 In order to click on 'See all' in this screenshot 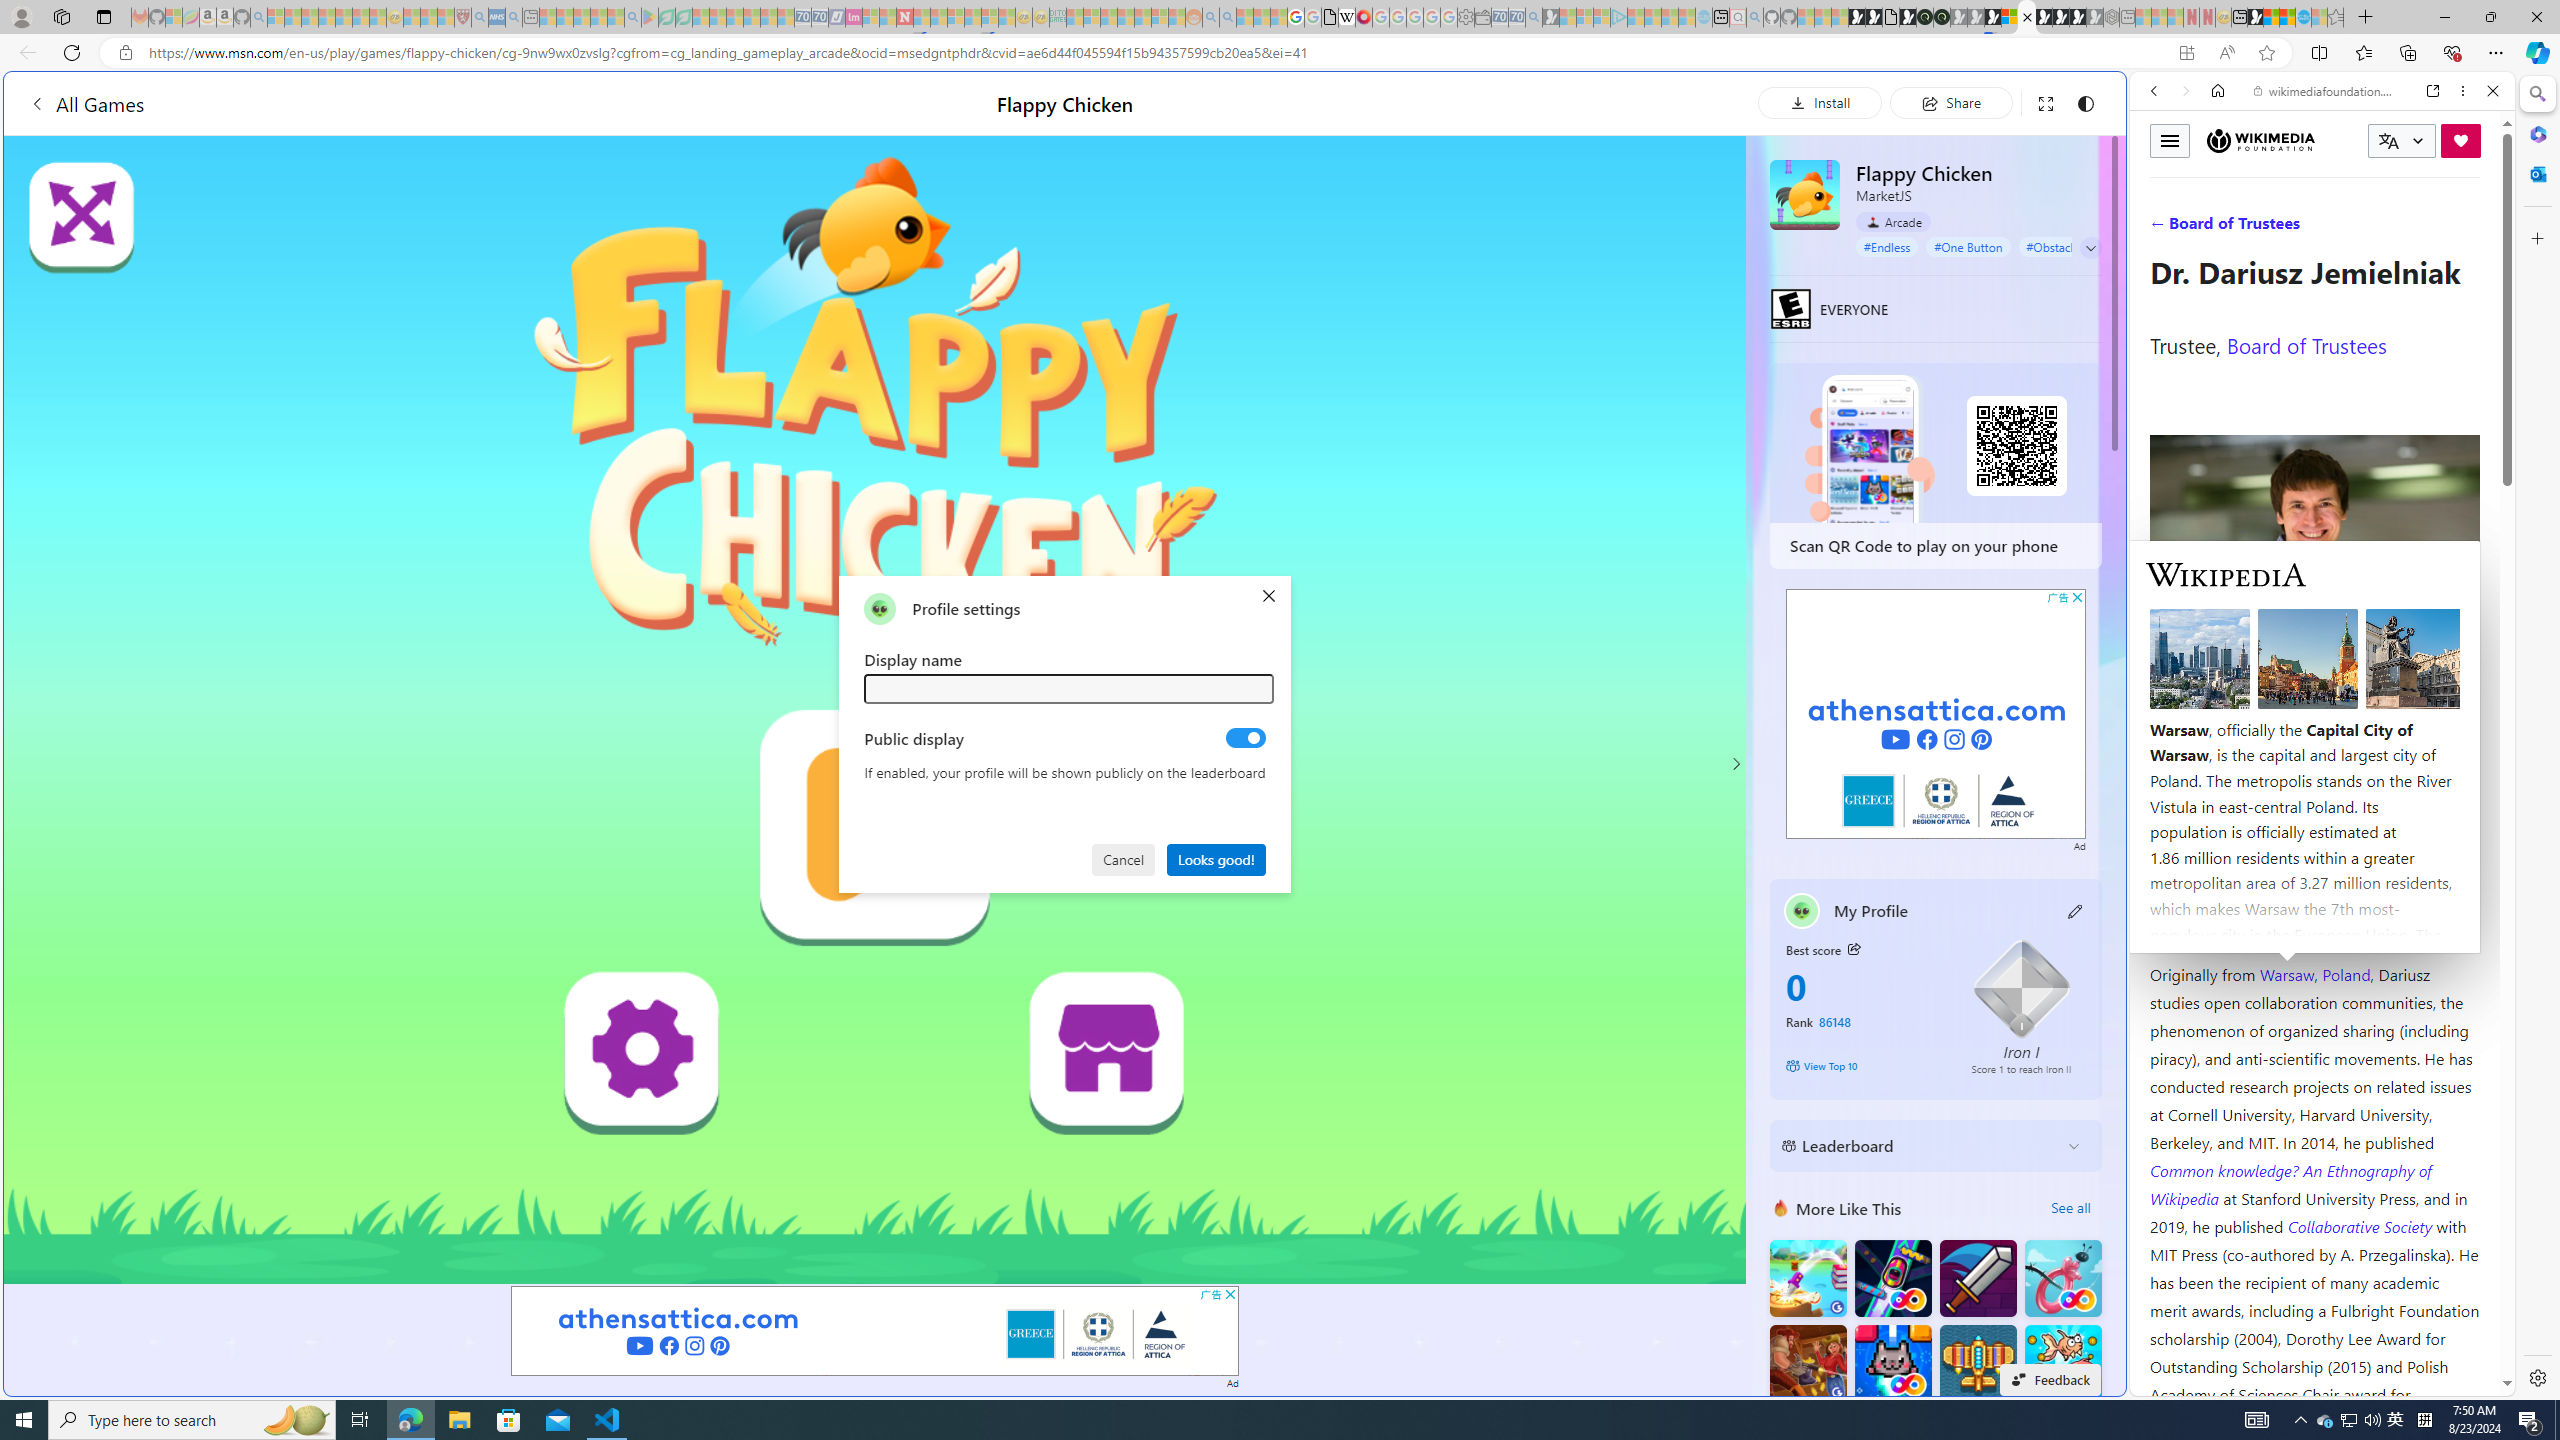, I will do `click(2070, 1207)`.